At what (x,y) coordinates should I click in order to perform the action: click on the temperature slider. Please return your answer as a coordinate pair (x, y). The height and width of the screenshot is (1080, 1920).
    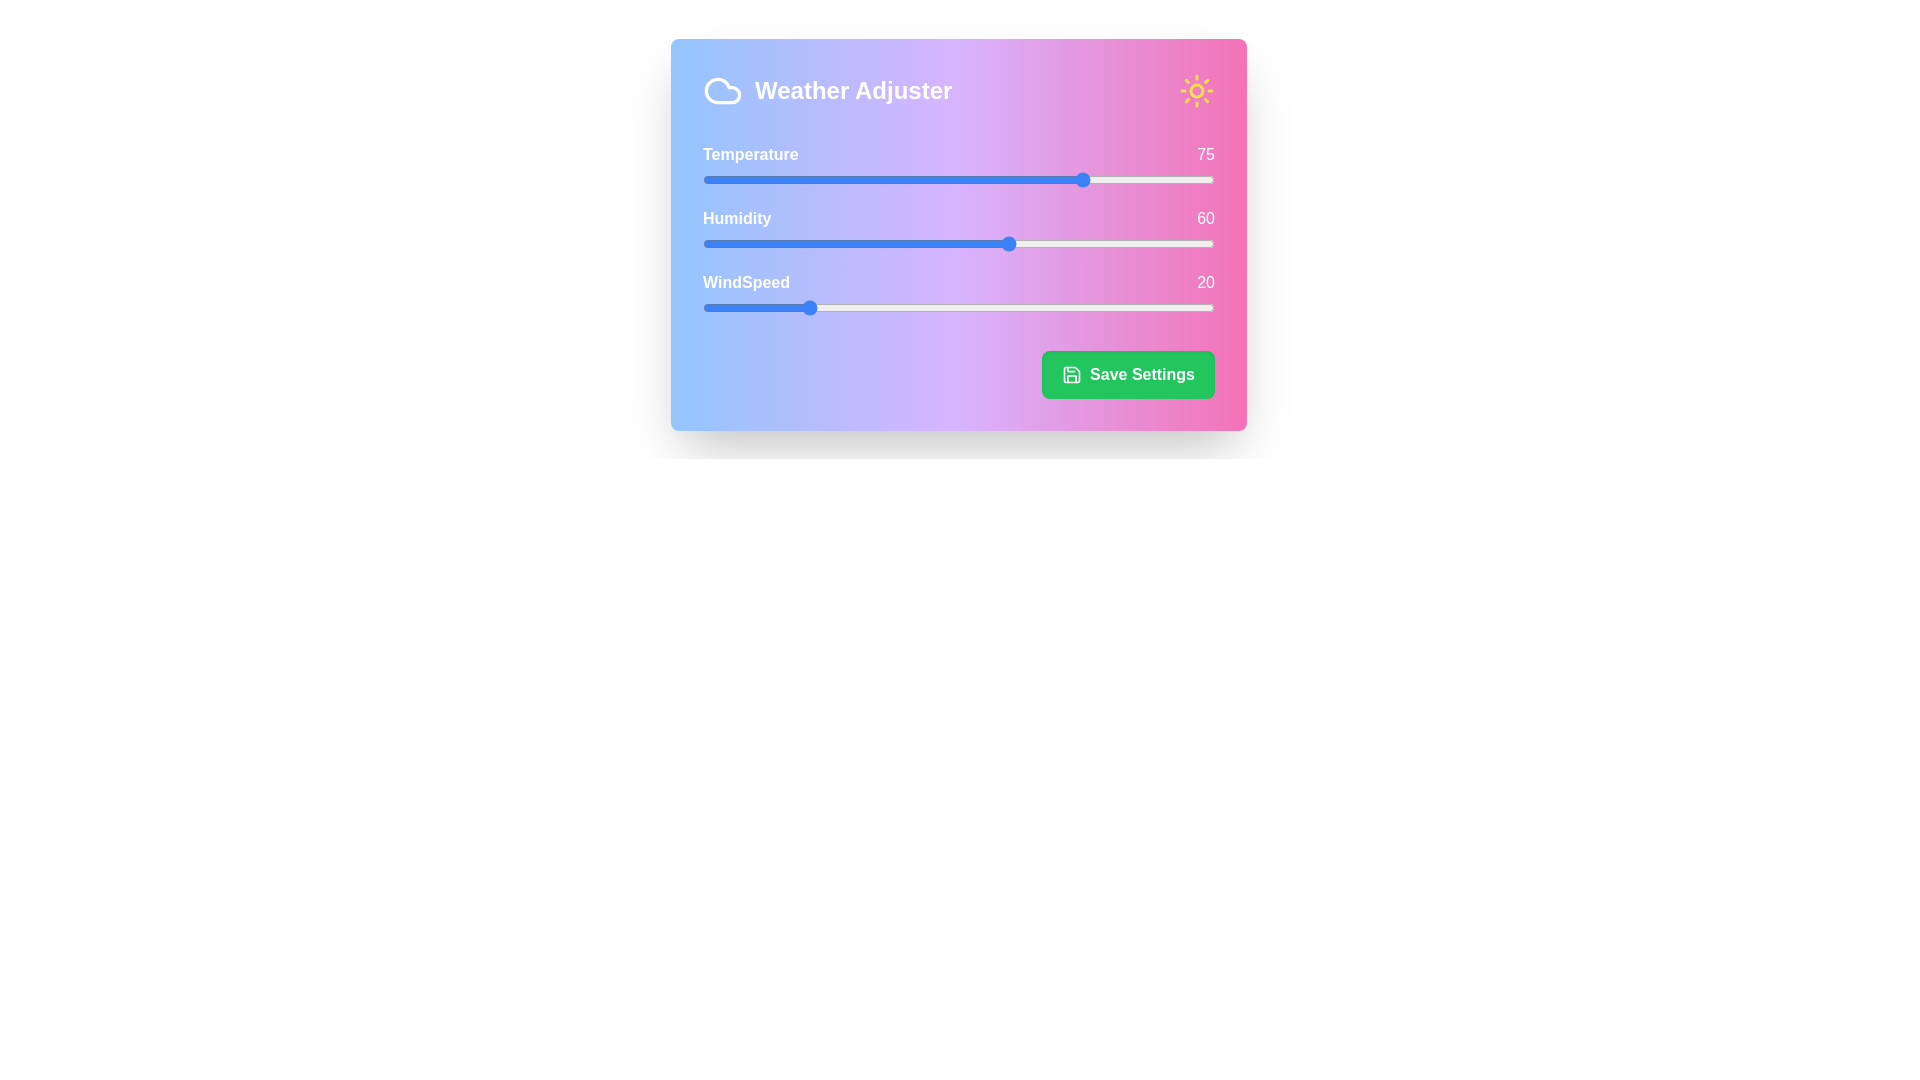
    Looking at the image, I should click on (1065, 180).